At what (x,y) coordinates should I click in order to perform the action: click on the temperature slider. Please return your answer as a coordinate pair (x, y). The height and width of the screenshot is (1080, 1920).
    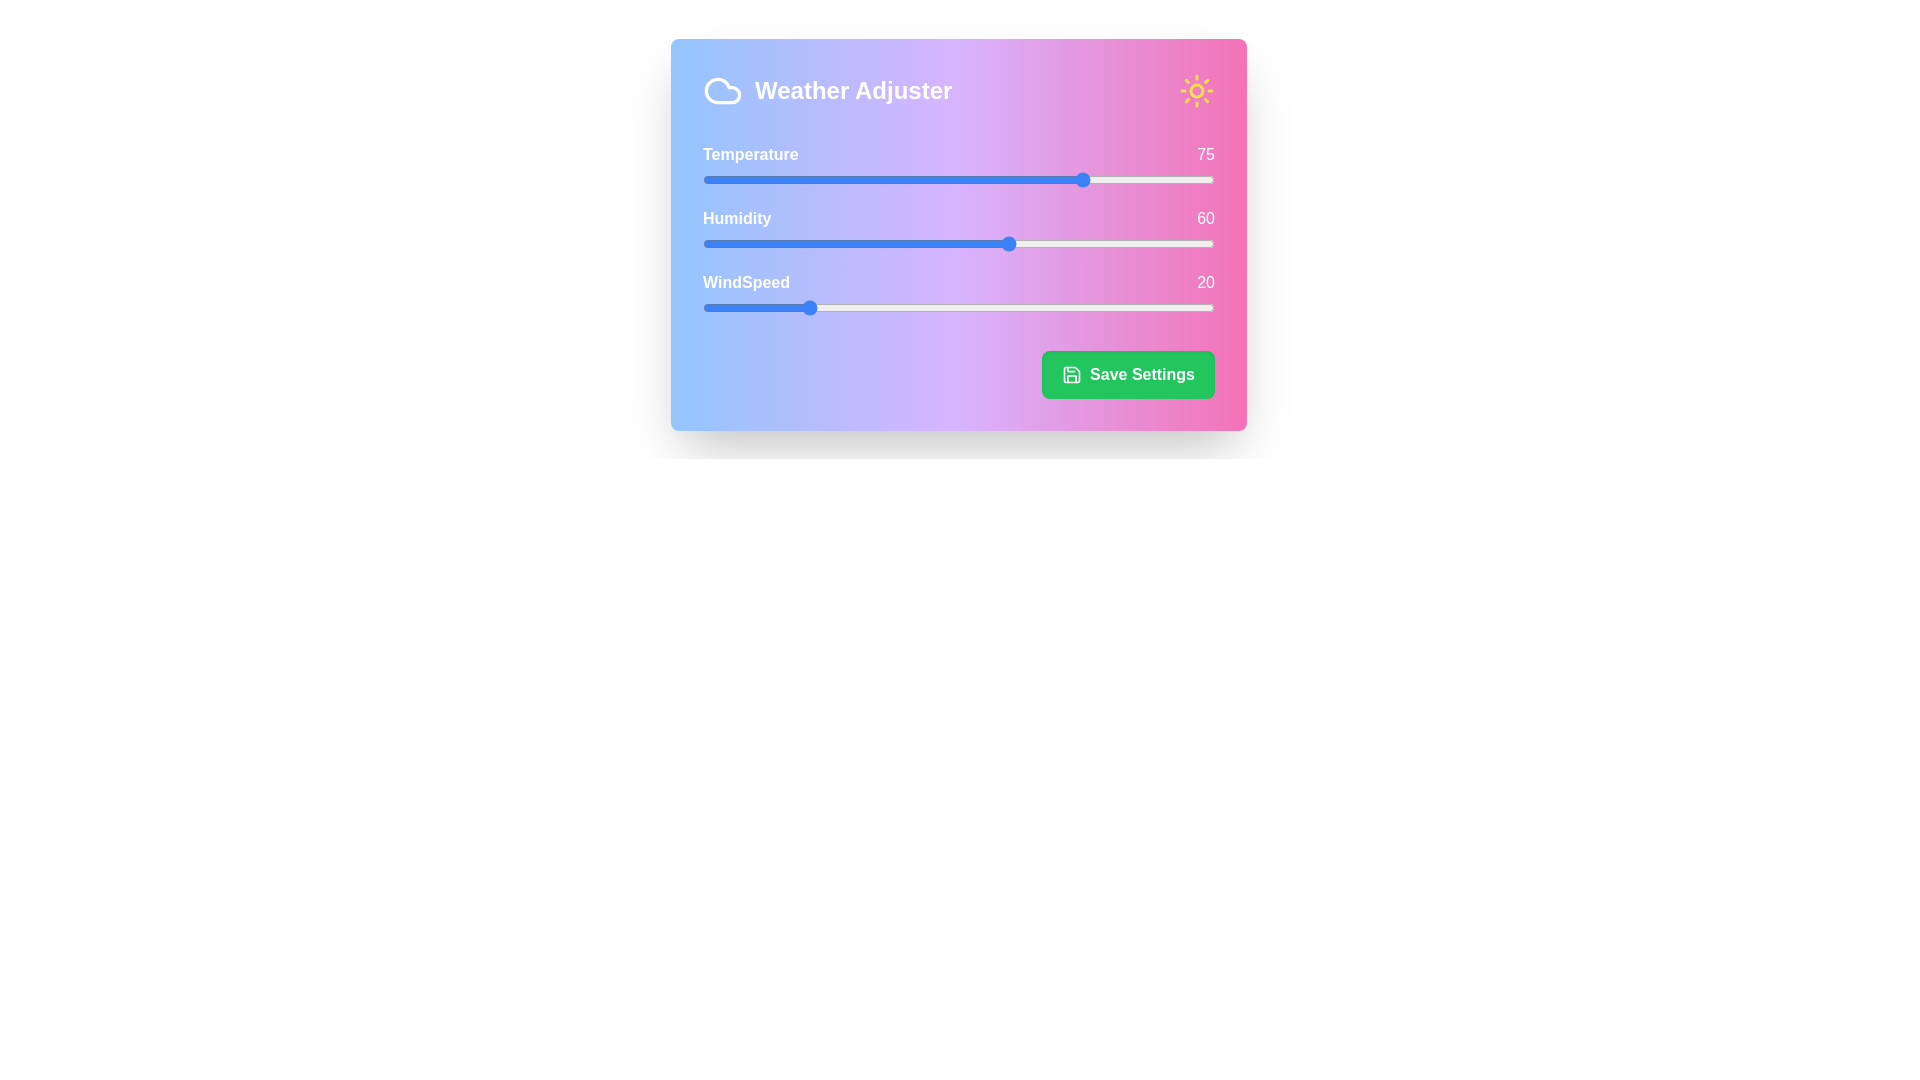
    Looking at the image, I should click on (1065, 180).